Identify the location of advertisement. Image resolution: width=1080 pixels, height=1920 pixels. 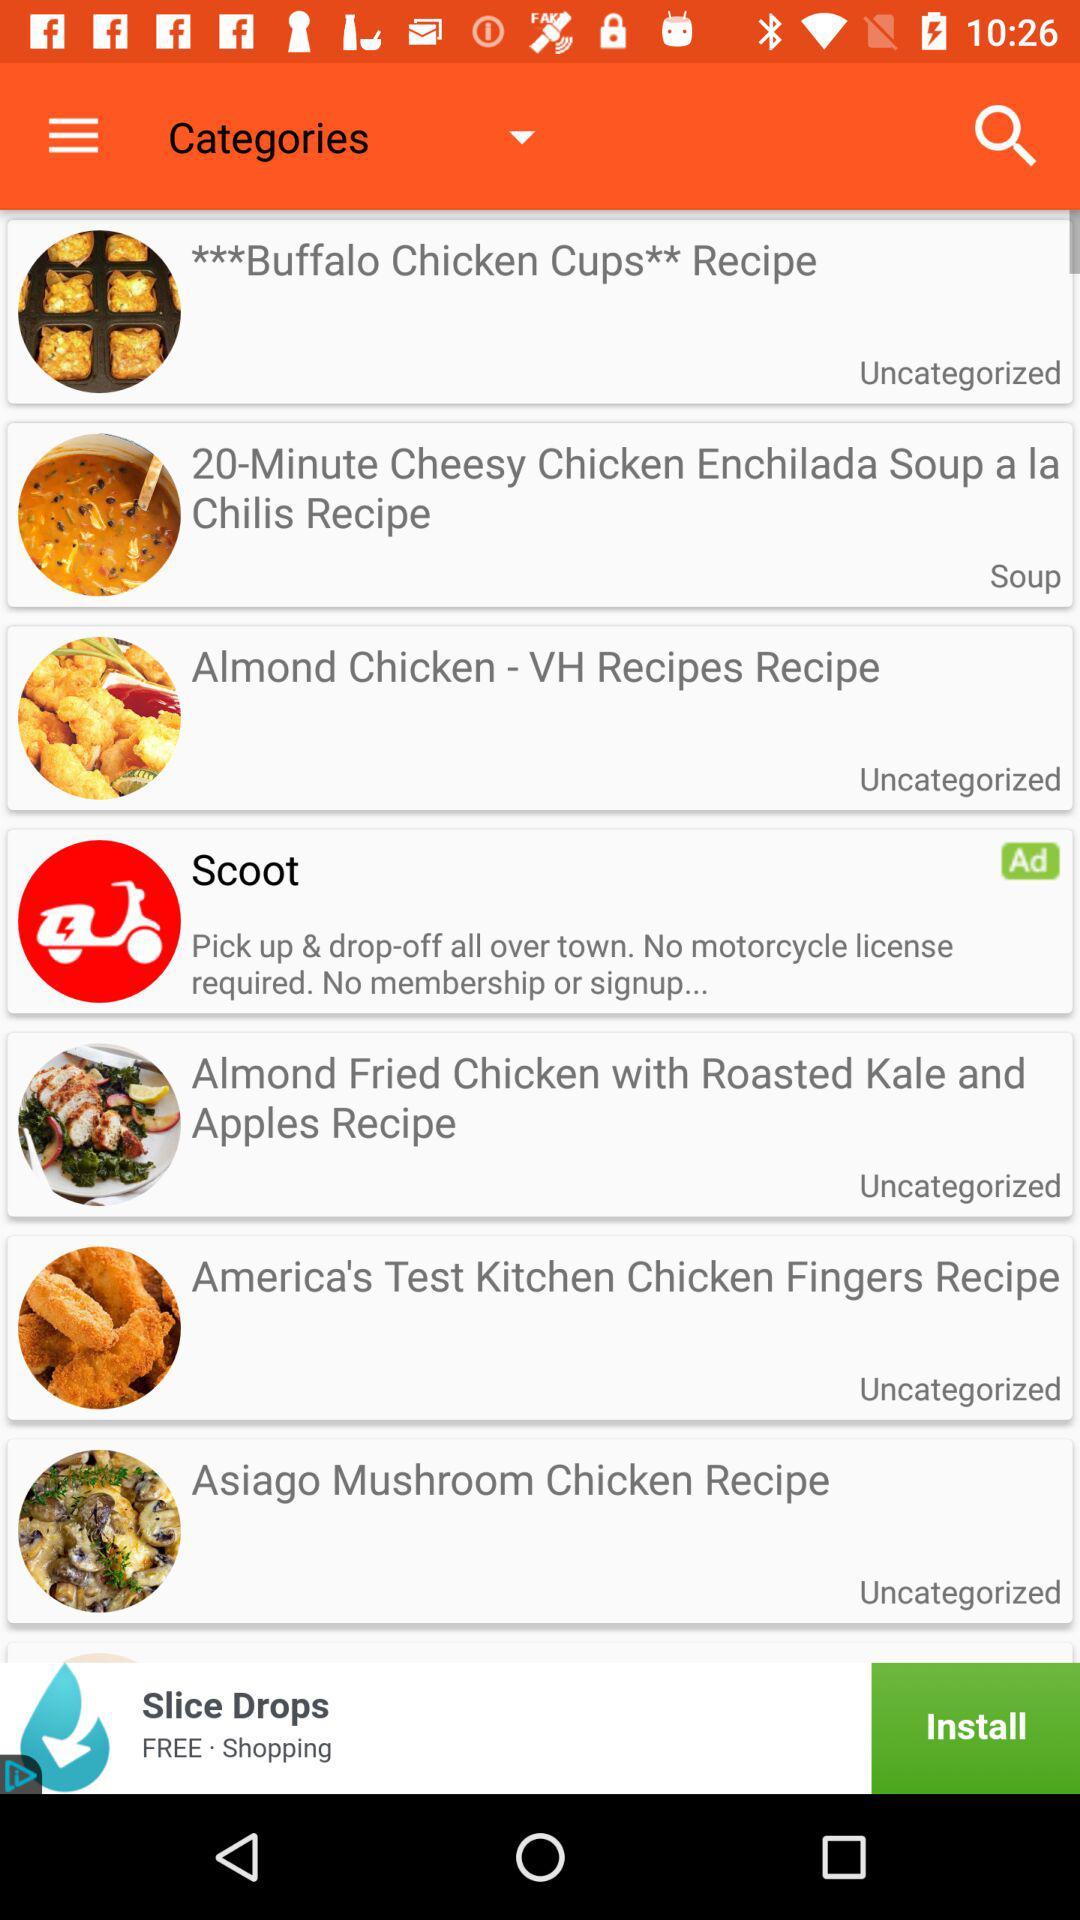
(99, 920).